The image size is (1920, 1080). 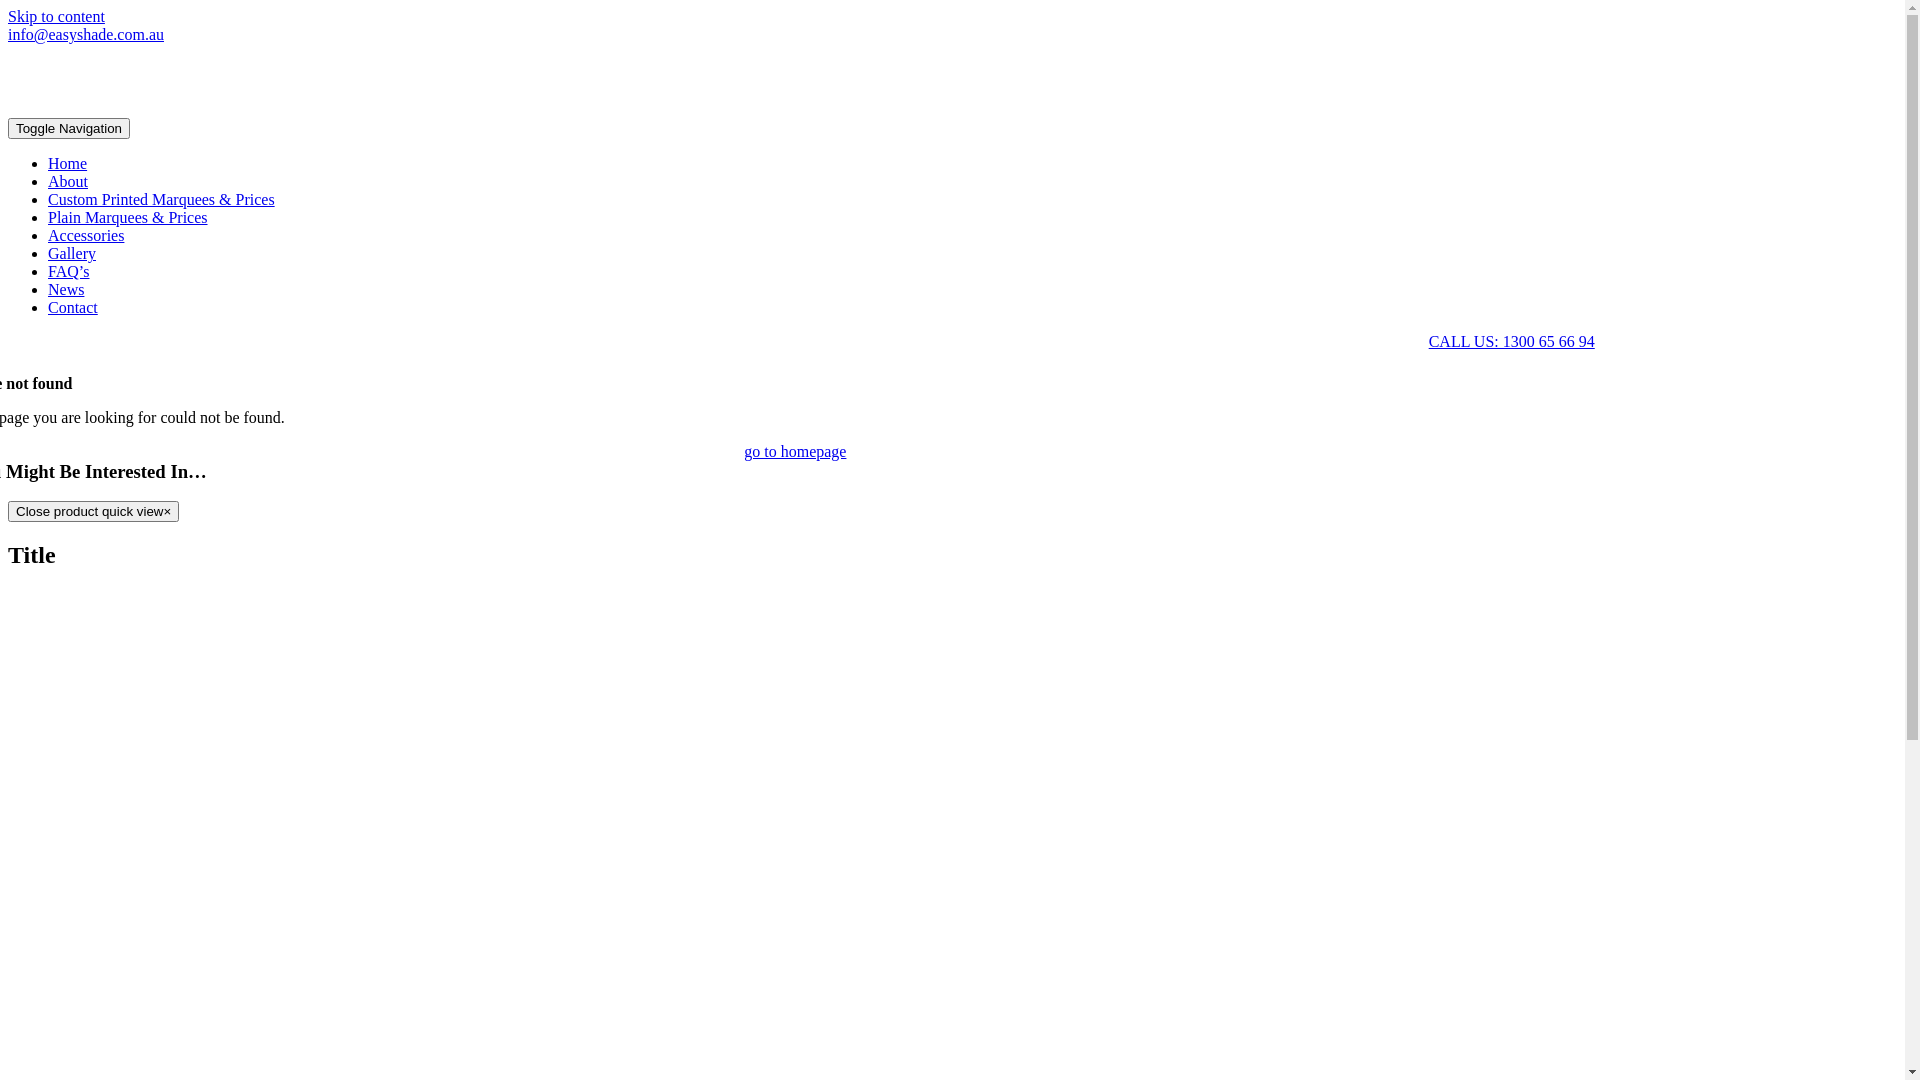 I want to click on 'Gallery', so click(x=72, y=252).